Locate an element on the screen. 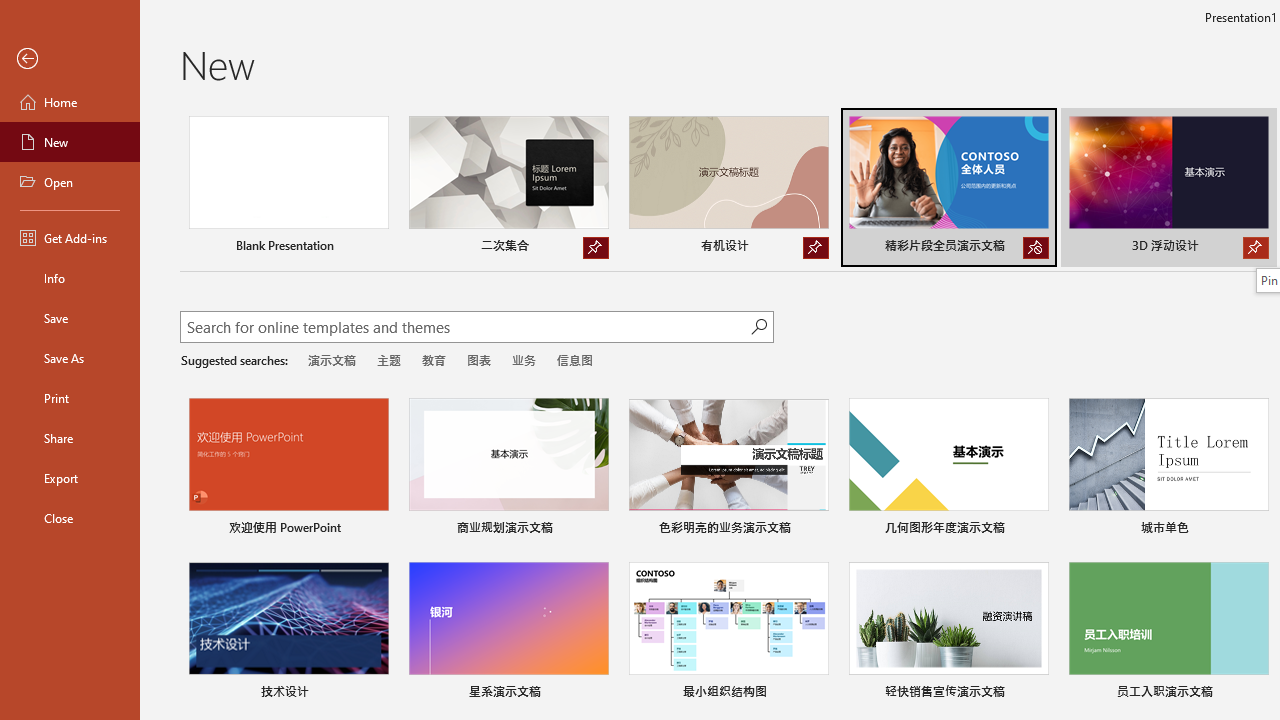  'Search for online templates and themes' is located at coordinates (464, 328).